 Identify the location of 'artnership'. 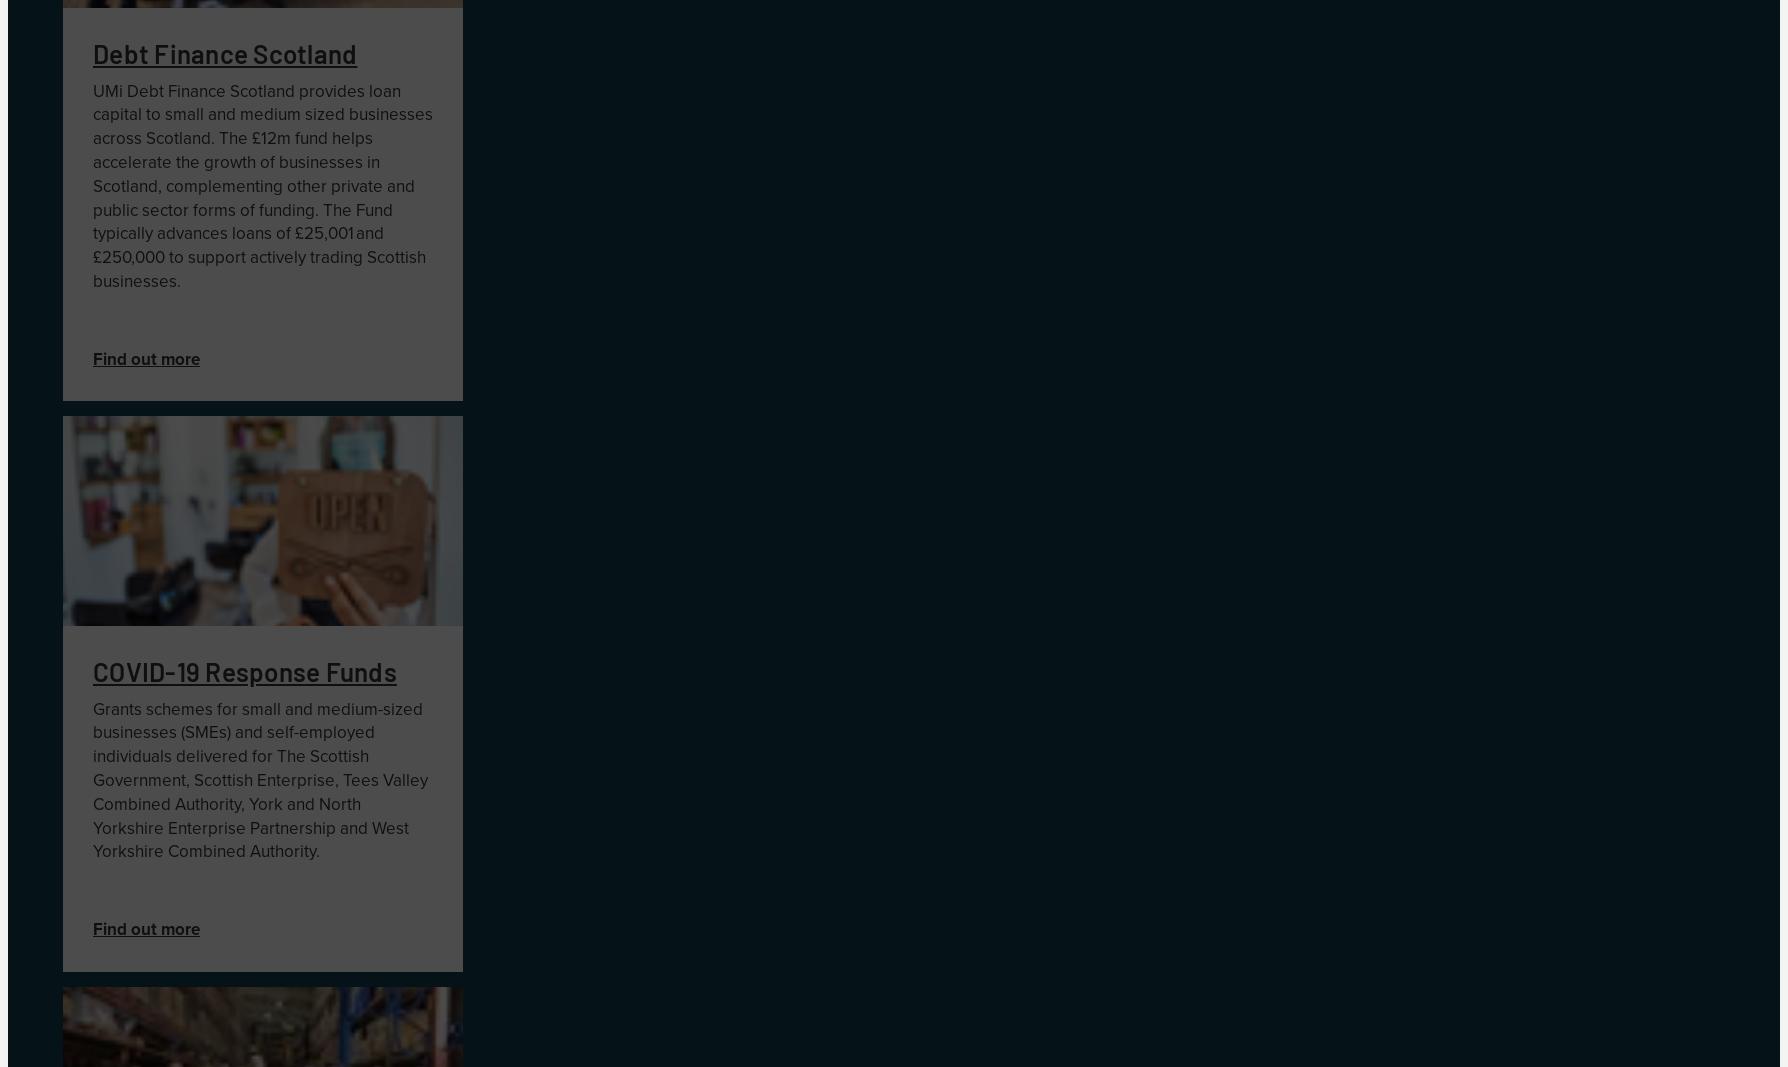
(297, 826).